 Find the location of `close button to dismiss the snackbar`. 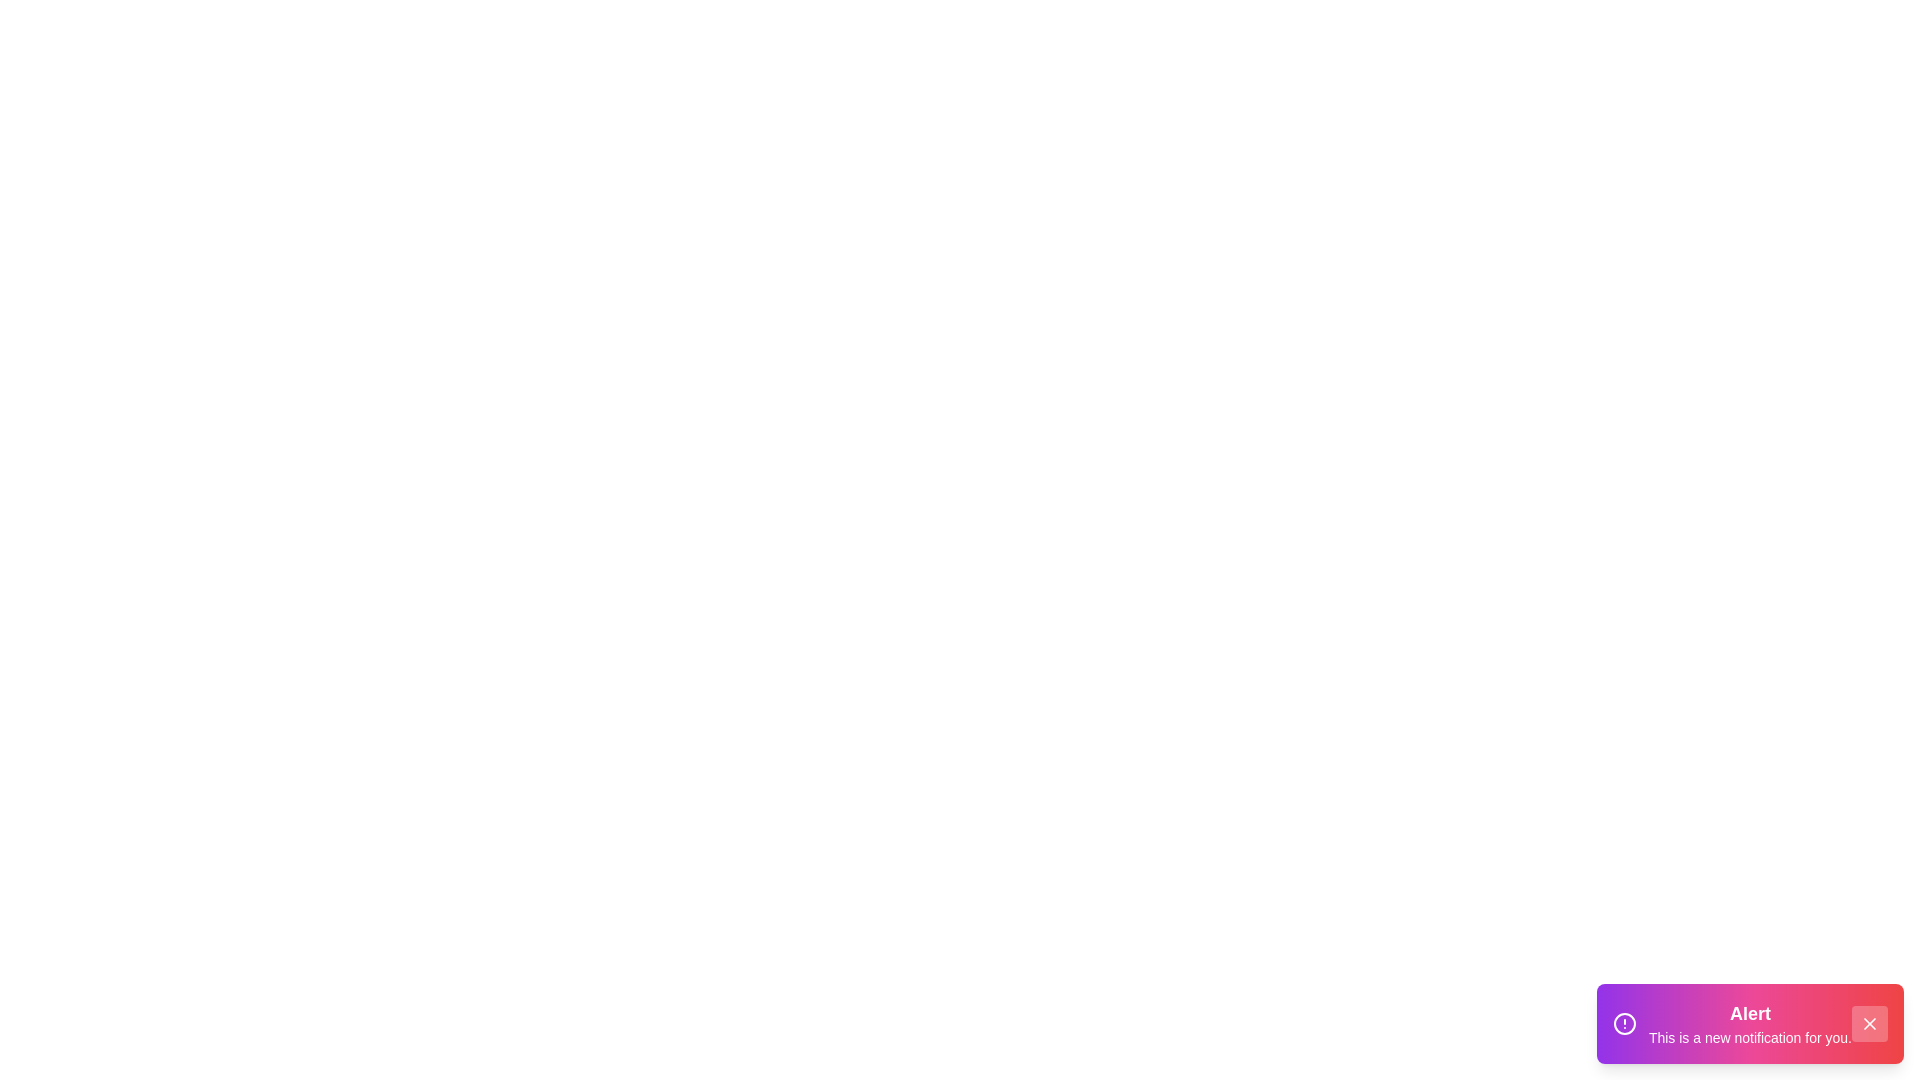

close button to dismiss the snackbar is located at coordinates (1869, 1023).